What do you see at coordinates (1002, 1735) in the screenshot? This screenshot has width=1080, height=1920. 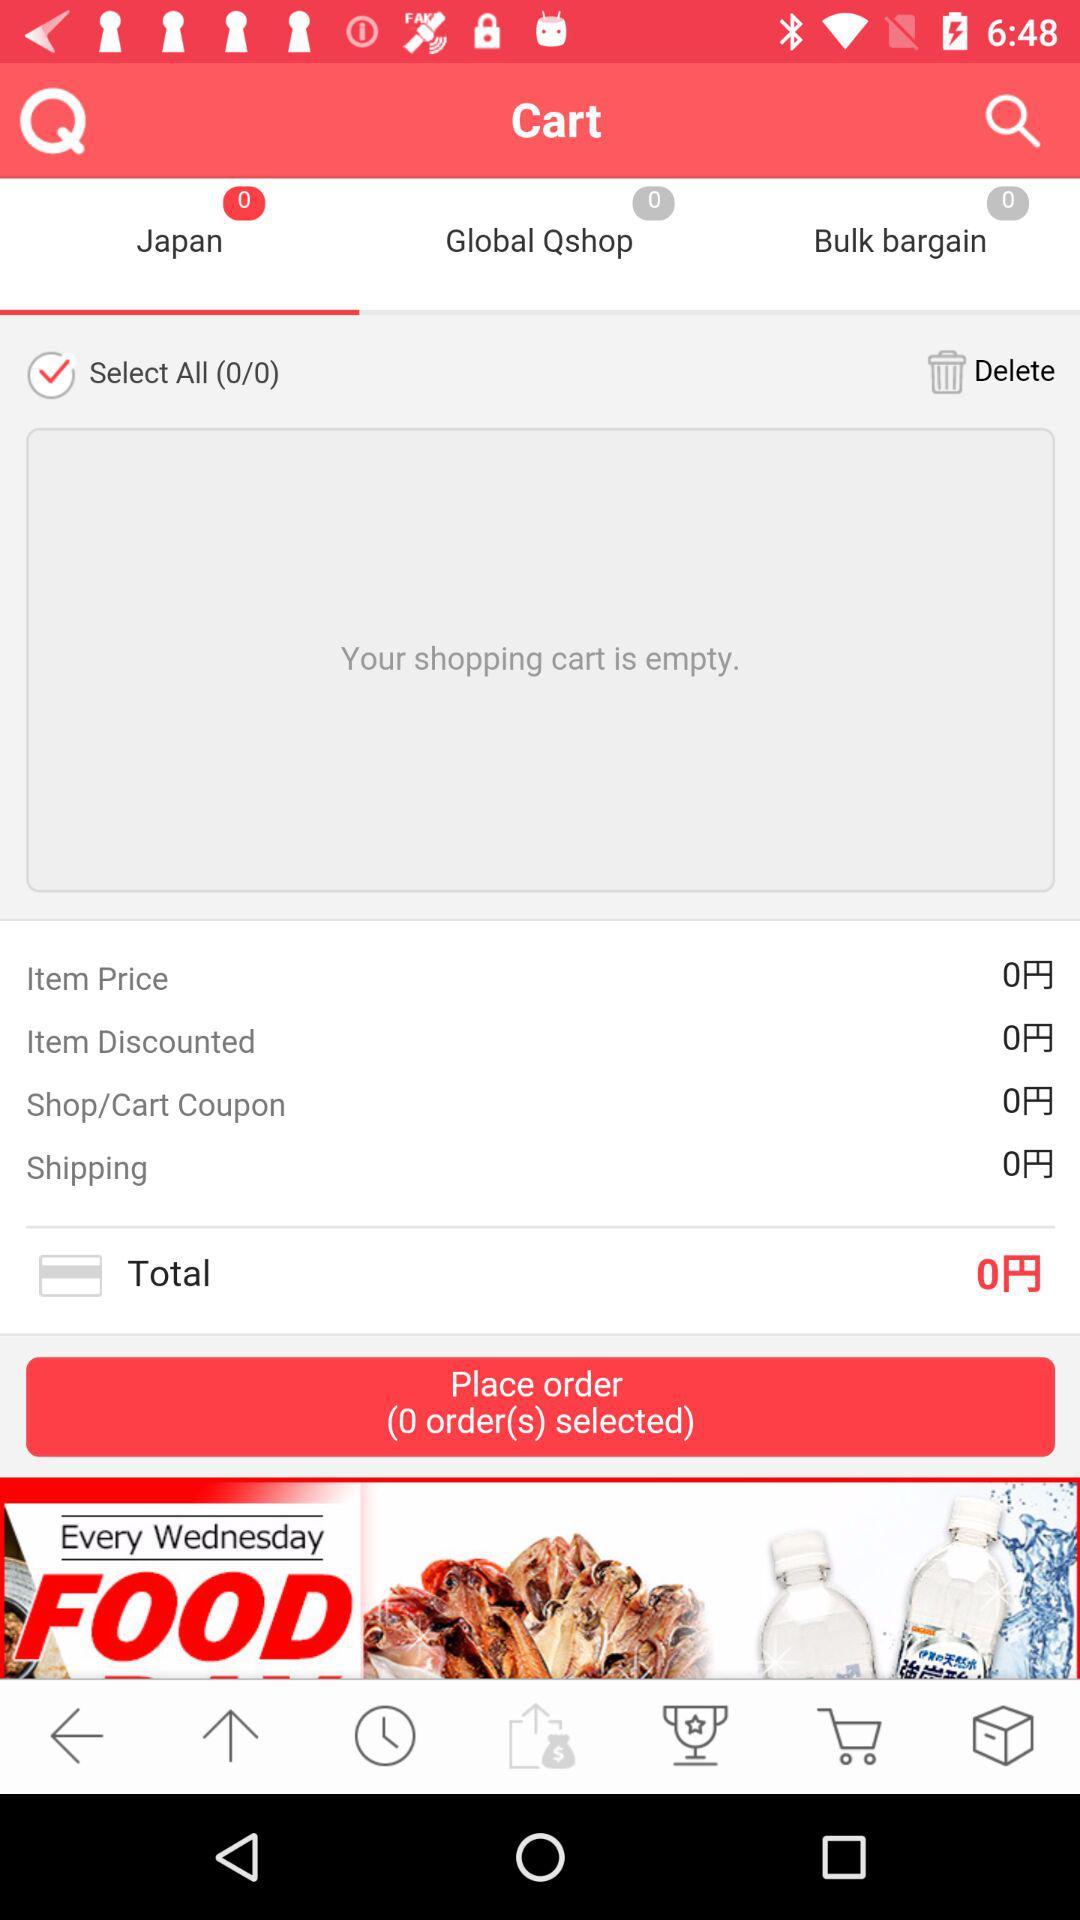 I see `the last icon which is at the bottom right corner` at bounding box center [1002, 1735].